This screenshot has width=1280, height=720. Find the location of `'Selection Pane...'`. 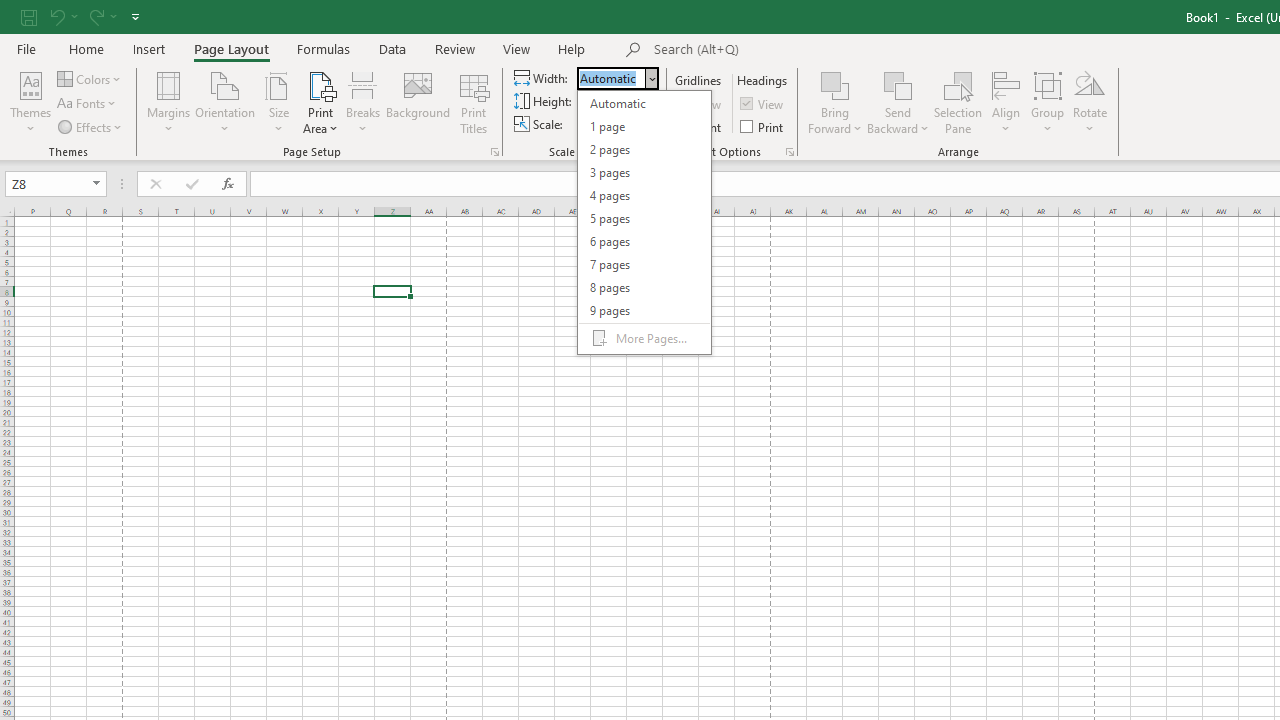

'Selection Pane...' is located at coordinates (957, 103).